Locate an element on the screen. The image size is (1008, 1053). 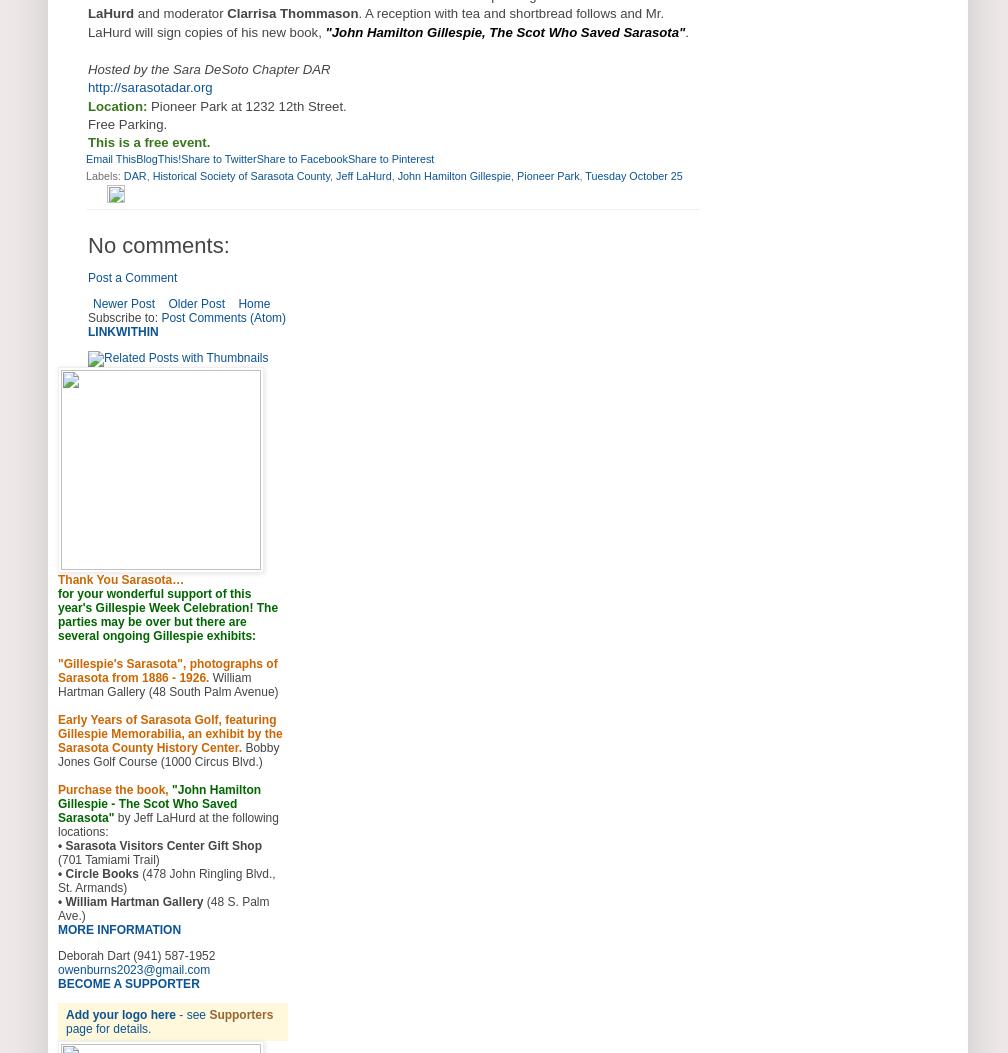
'John Hamilton Gillespie' is located at coordinates (454, 174).